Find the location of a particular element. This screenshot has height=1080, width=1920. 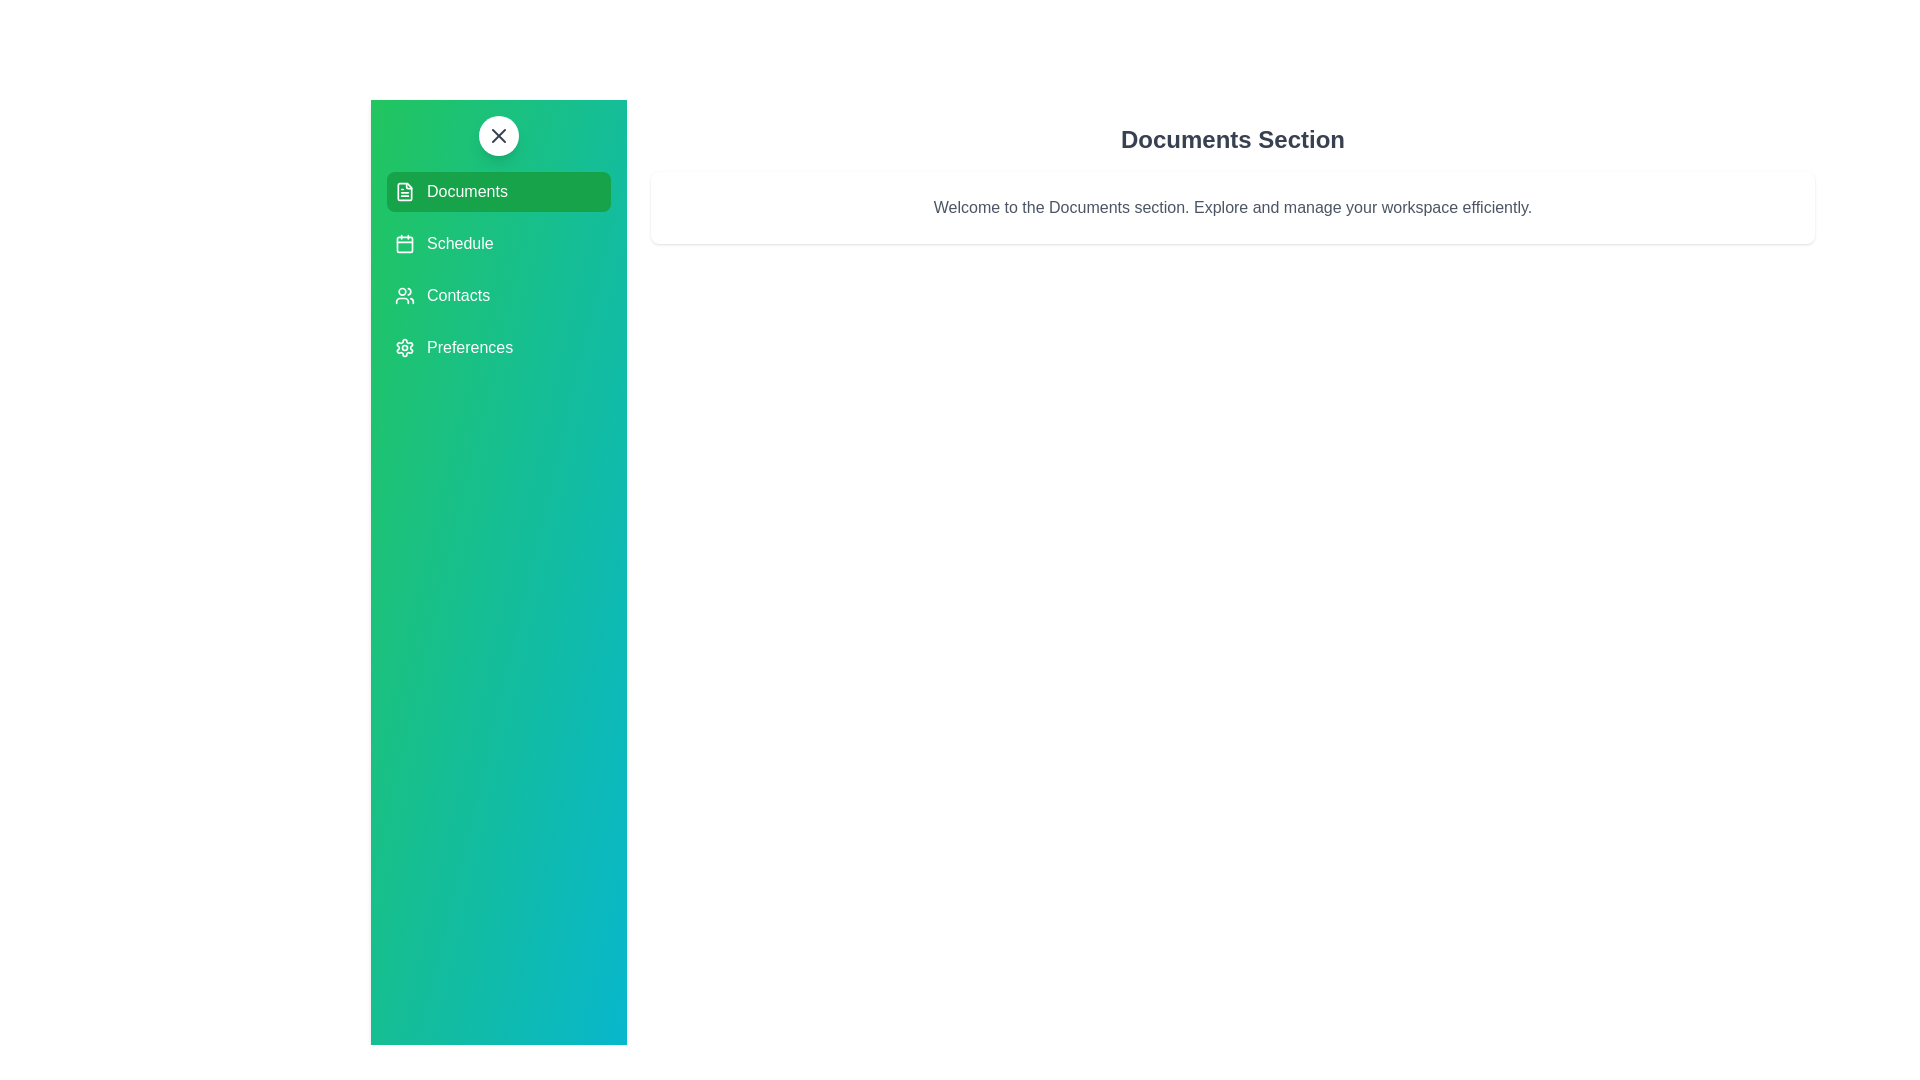

the Schedule section to select it is located at coordinates (499, 242).